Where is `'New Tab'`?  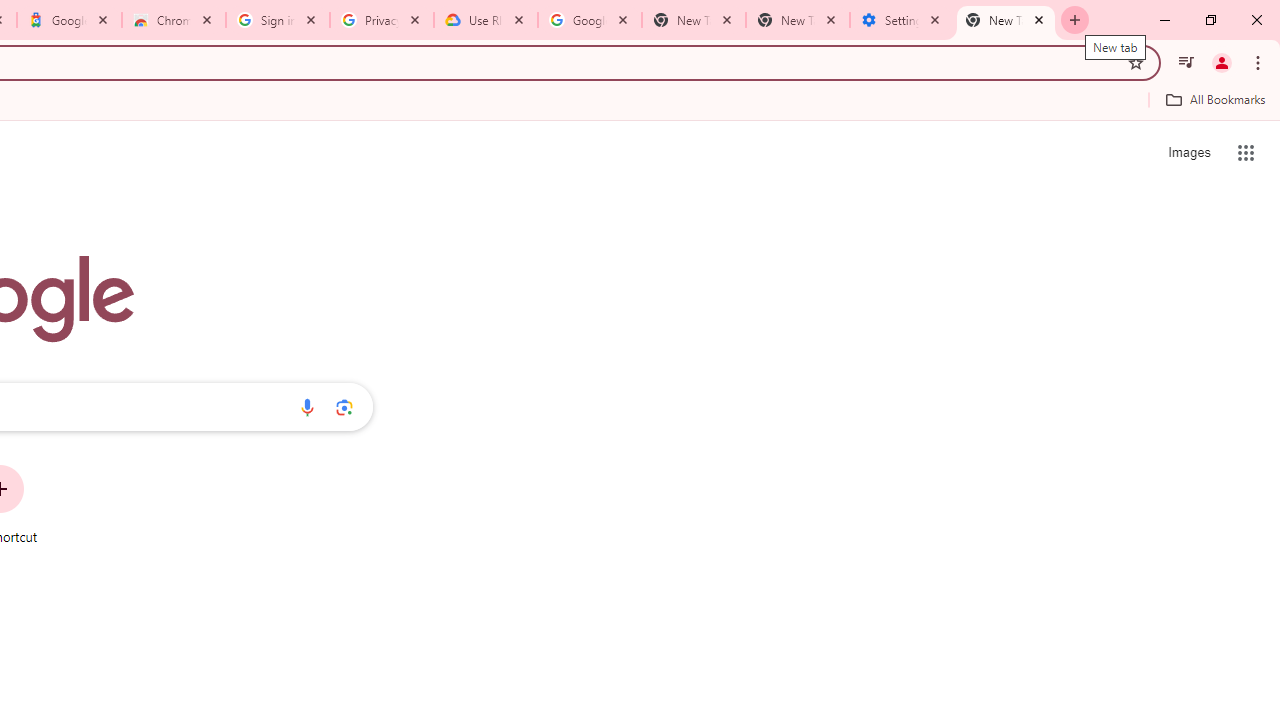 'New Tab' is located at coordinates (1006, 20).